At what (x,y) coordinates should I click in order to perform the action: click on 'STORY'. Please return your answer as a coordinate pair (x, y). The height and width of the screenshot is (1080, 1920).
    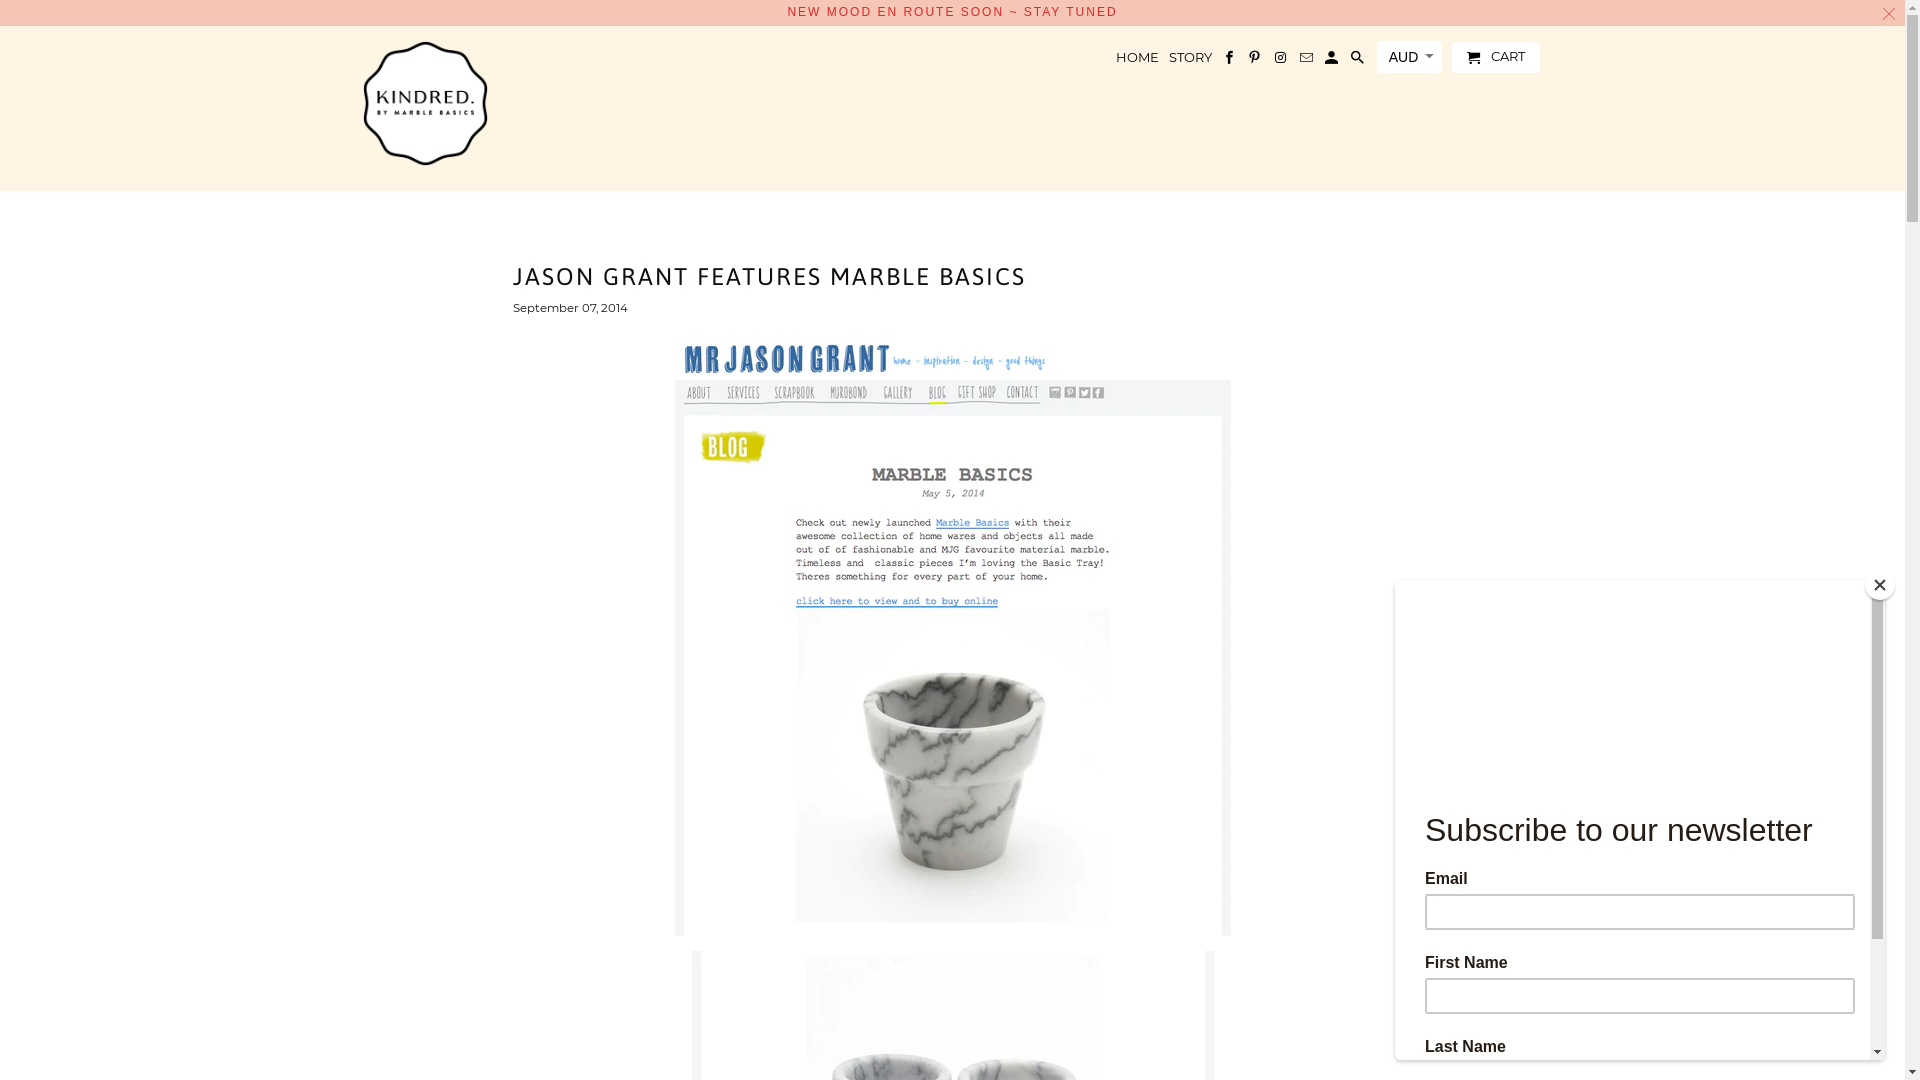
    Looking at the image, I should click on (1190, 60).